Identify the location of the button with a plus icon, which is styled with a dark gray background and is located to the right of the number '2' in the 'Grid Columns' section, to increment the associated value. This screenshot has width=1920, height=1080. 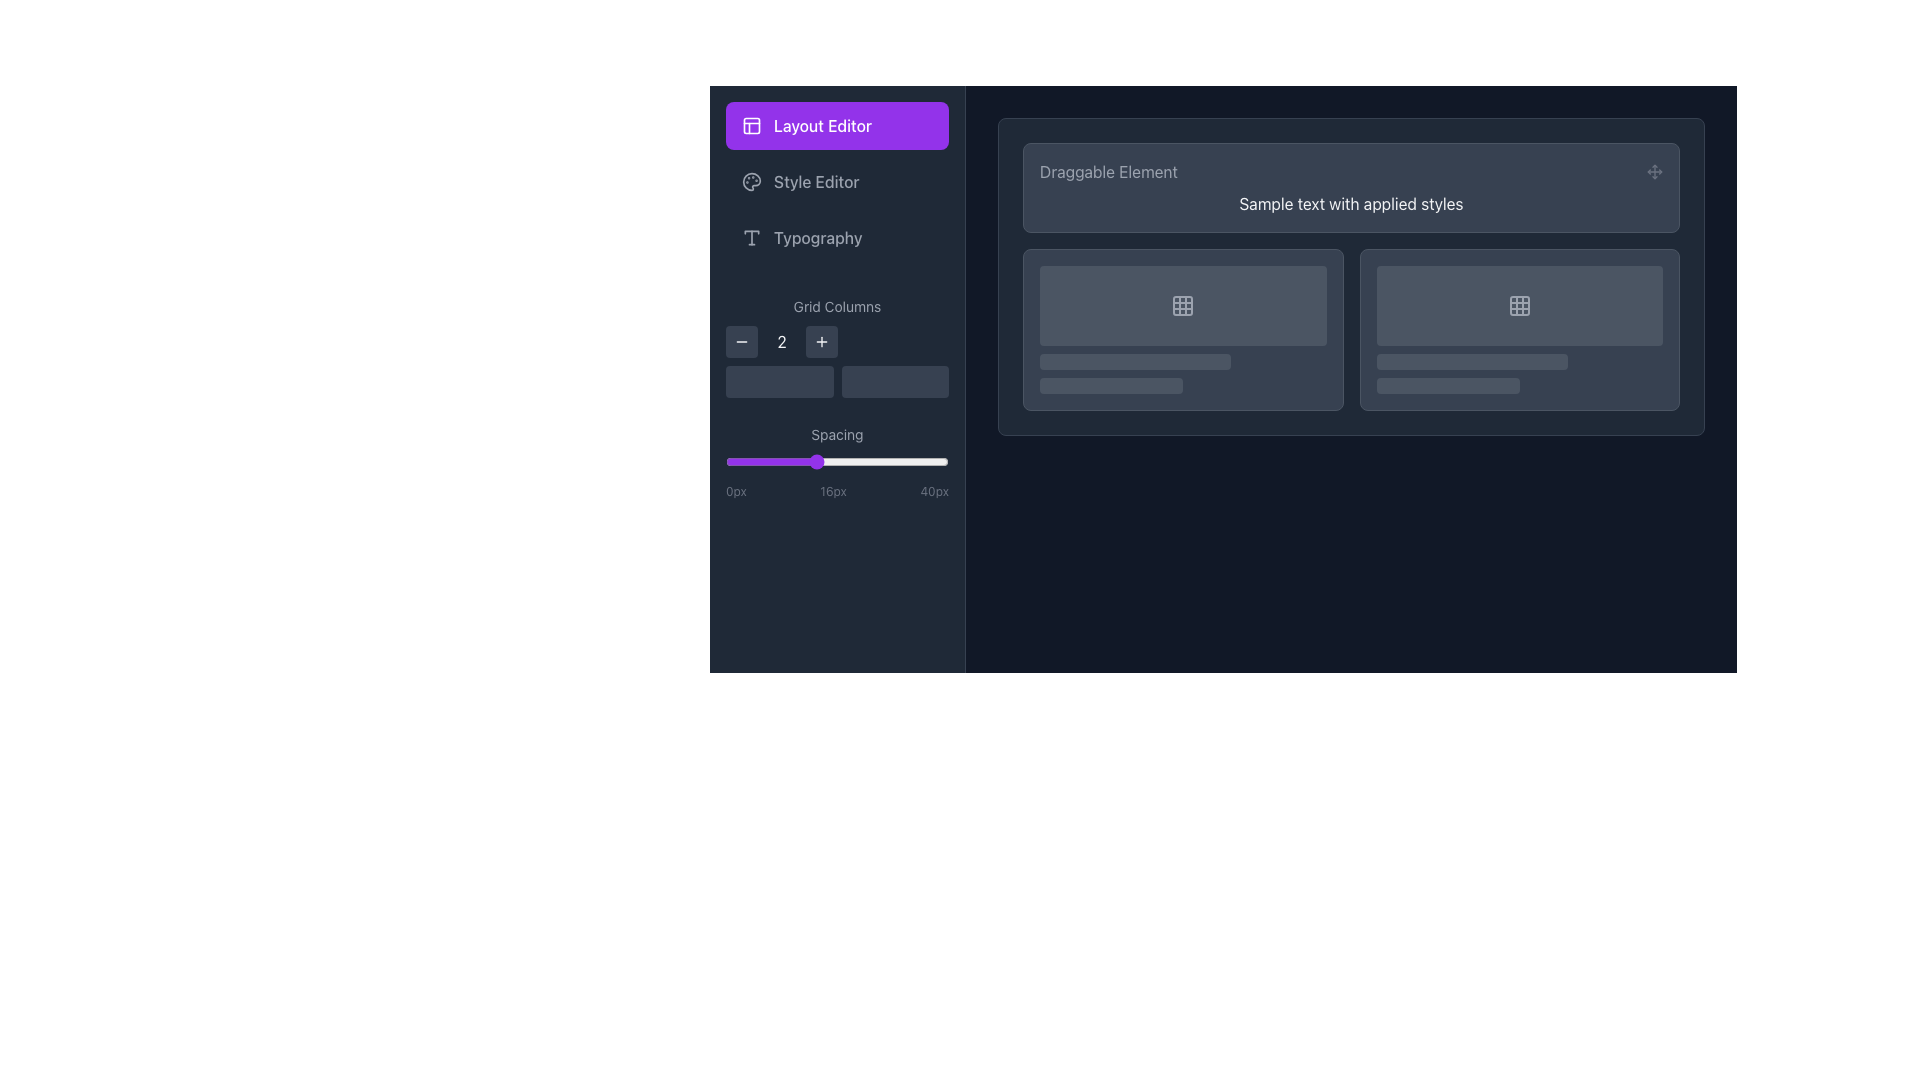
(821, 341).